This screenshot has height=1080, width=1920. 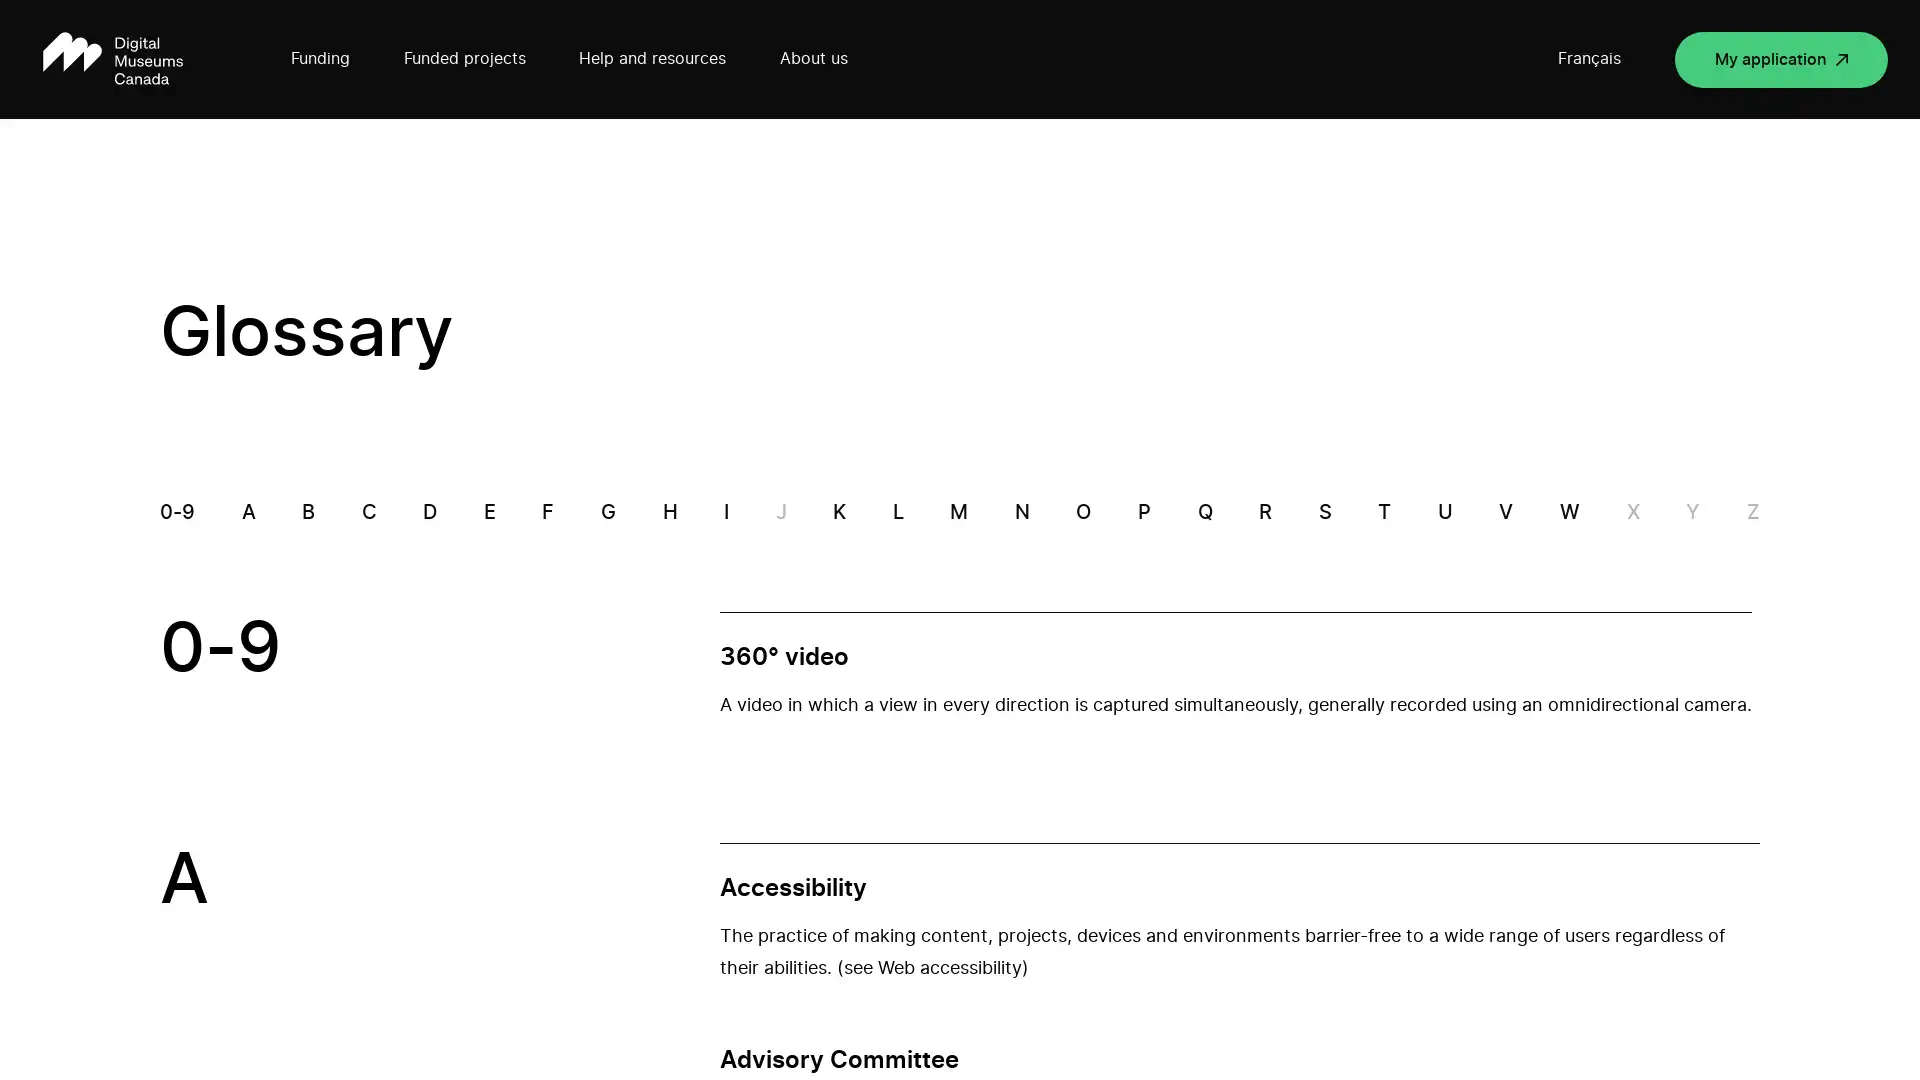 I want to click on S, so click(x=1324, y=512).